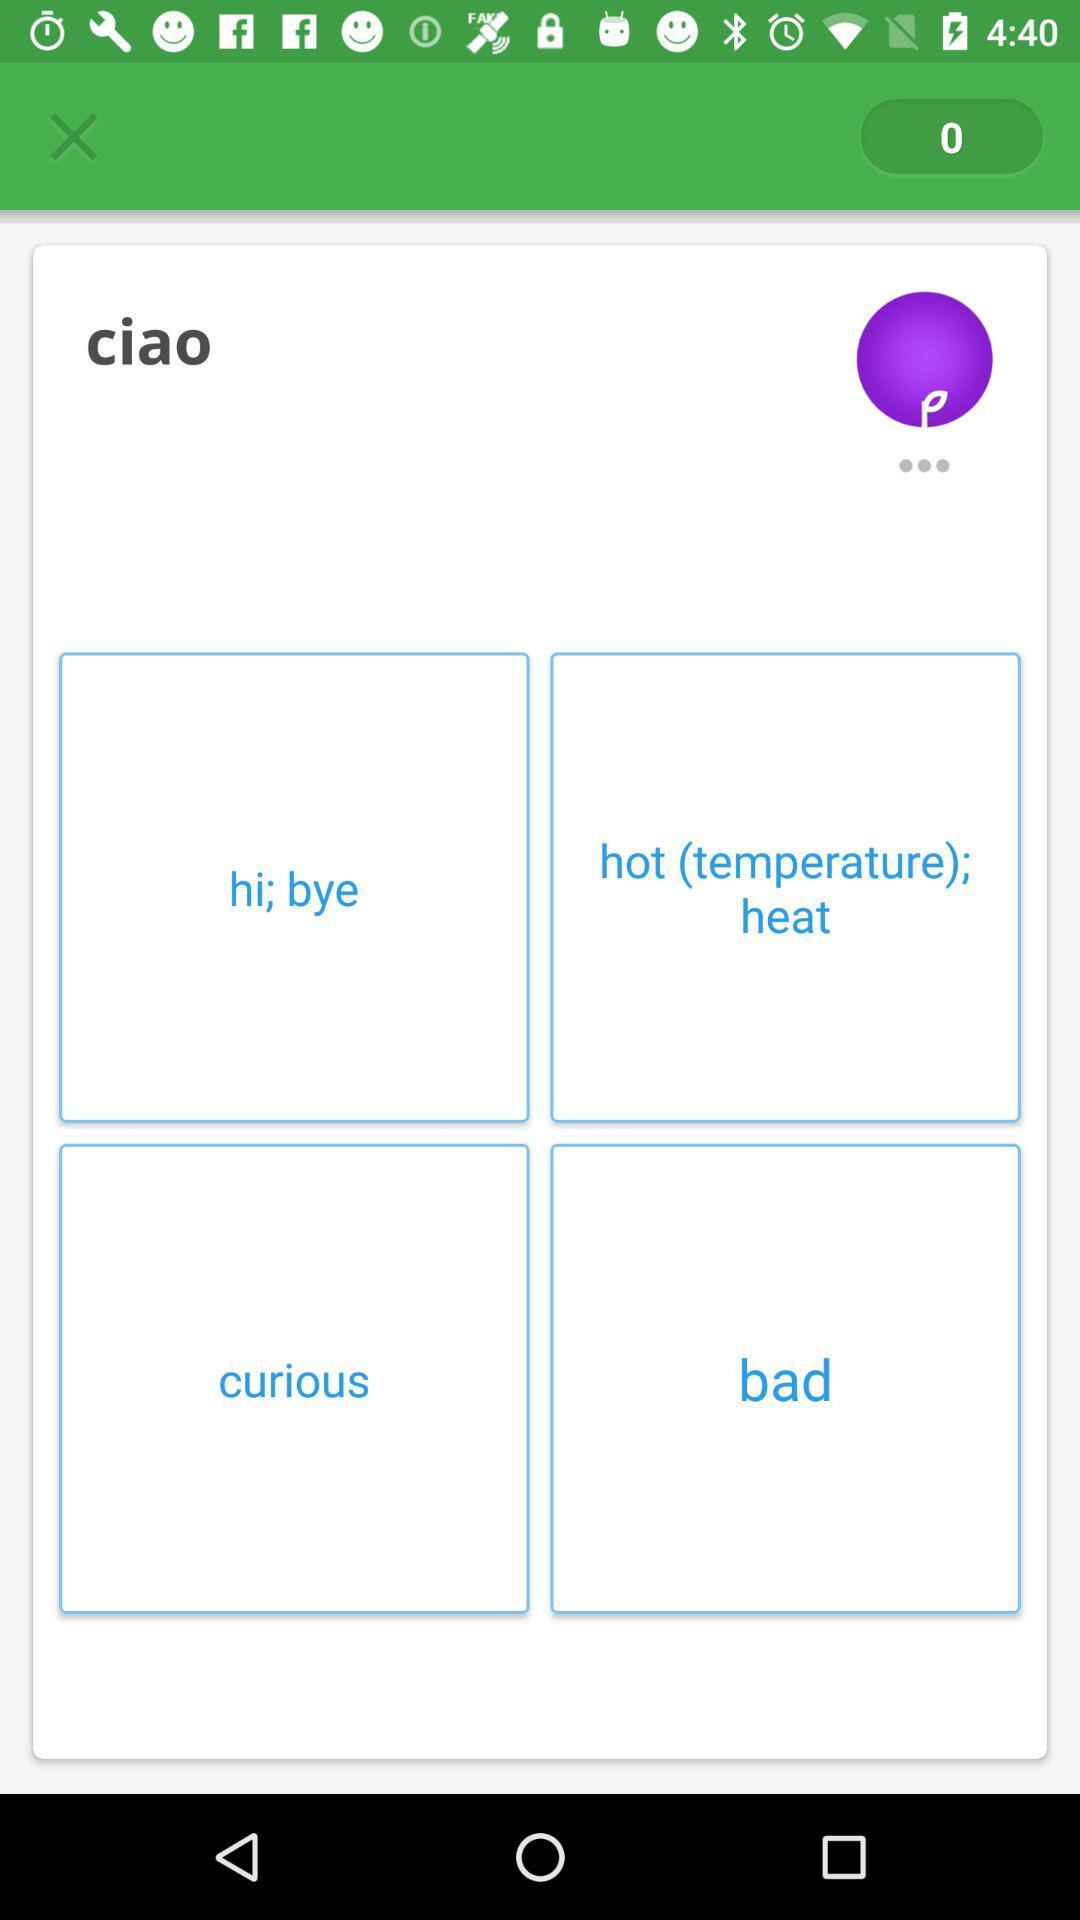  What do you see at coordinates (294, 886) in the screenshot?
I see `hi; bye` at bounding box center [294, 886].